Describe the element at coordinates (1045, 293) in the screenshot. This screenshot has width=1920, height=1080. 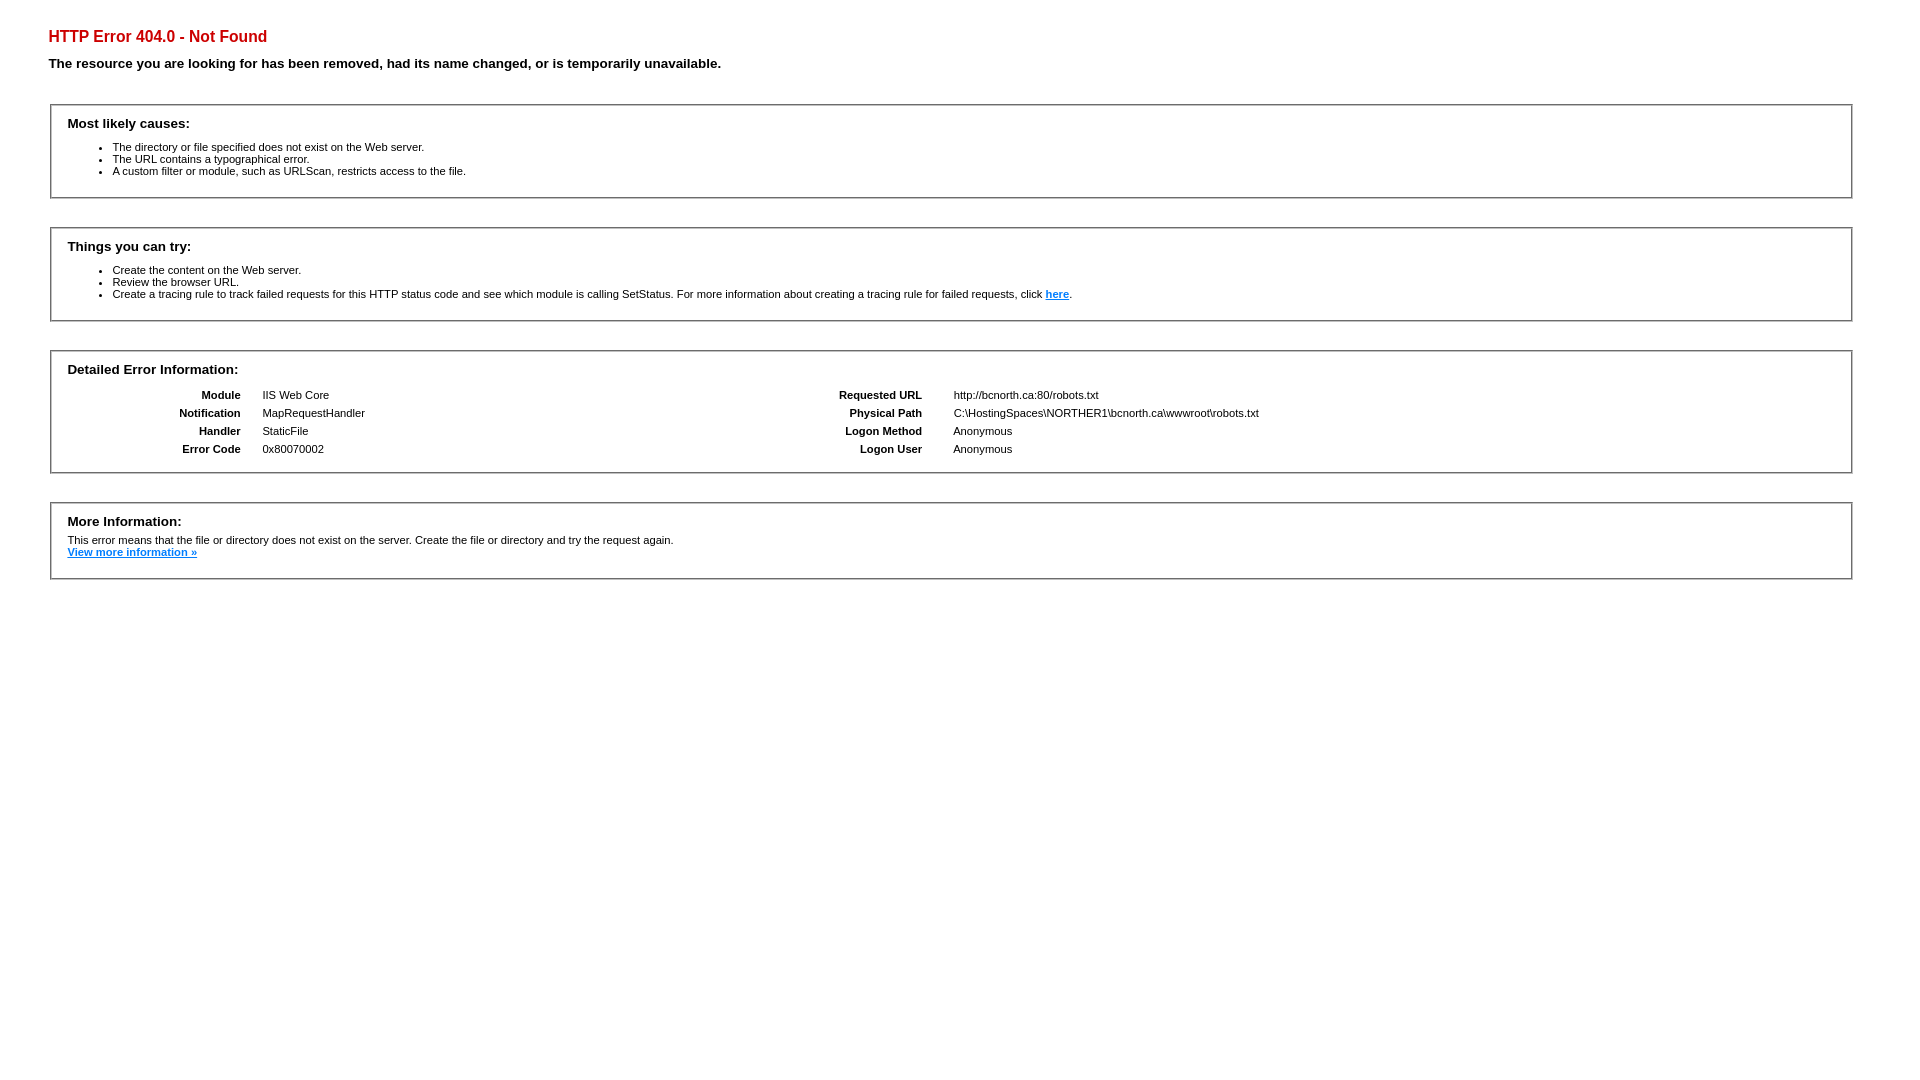
I see `'here'` at that location.